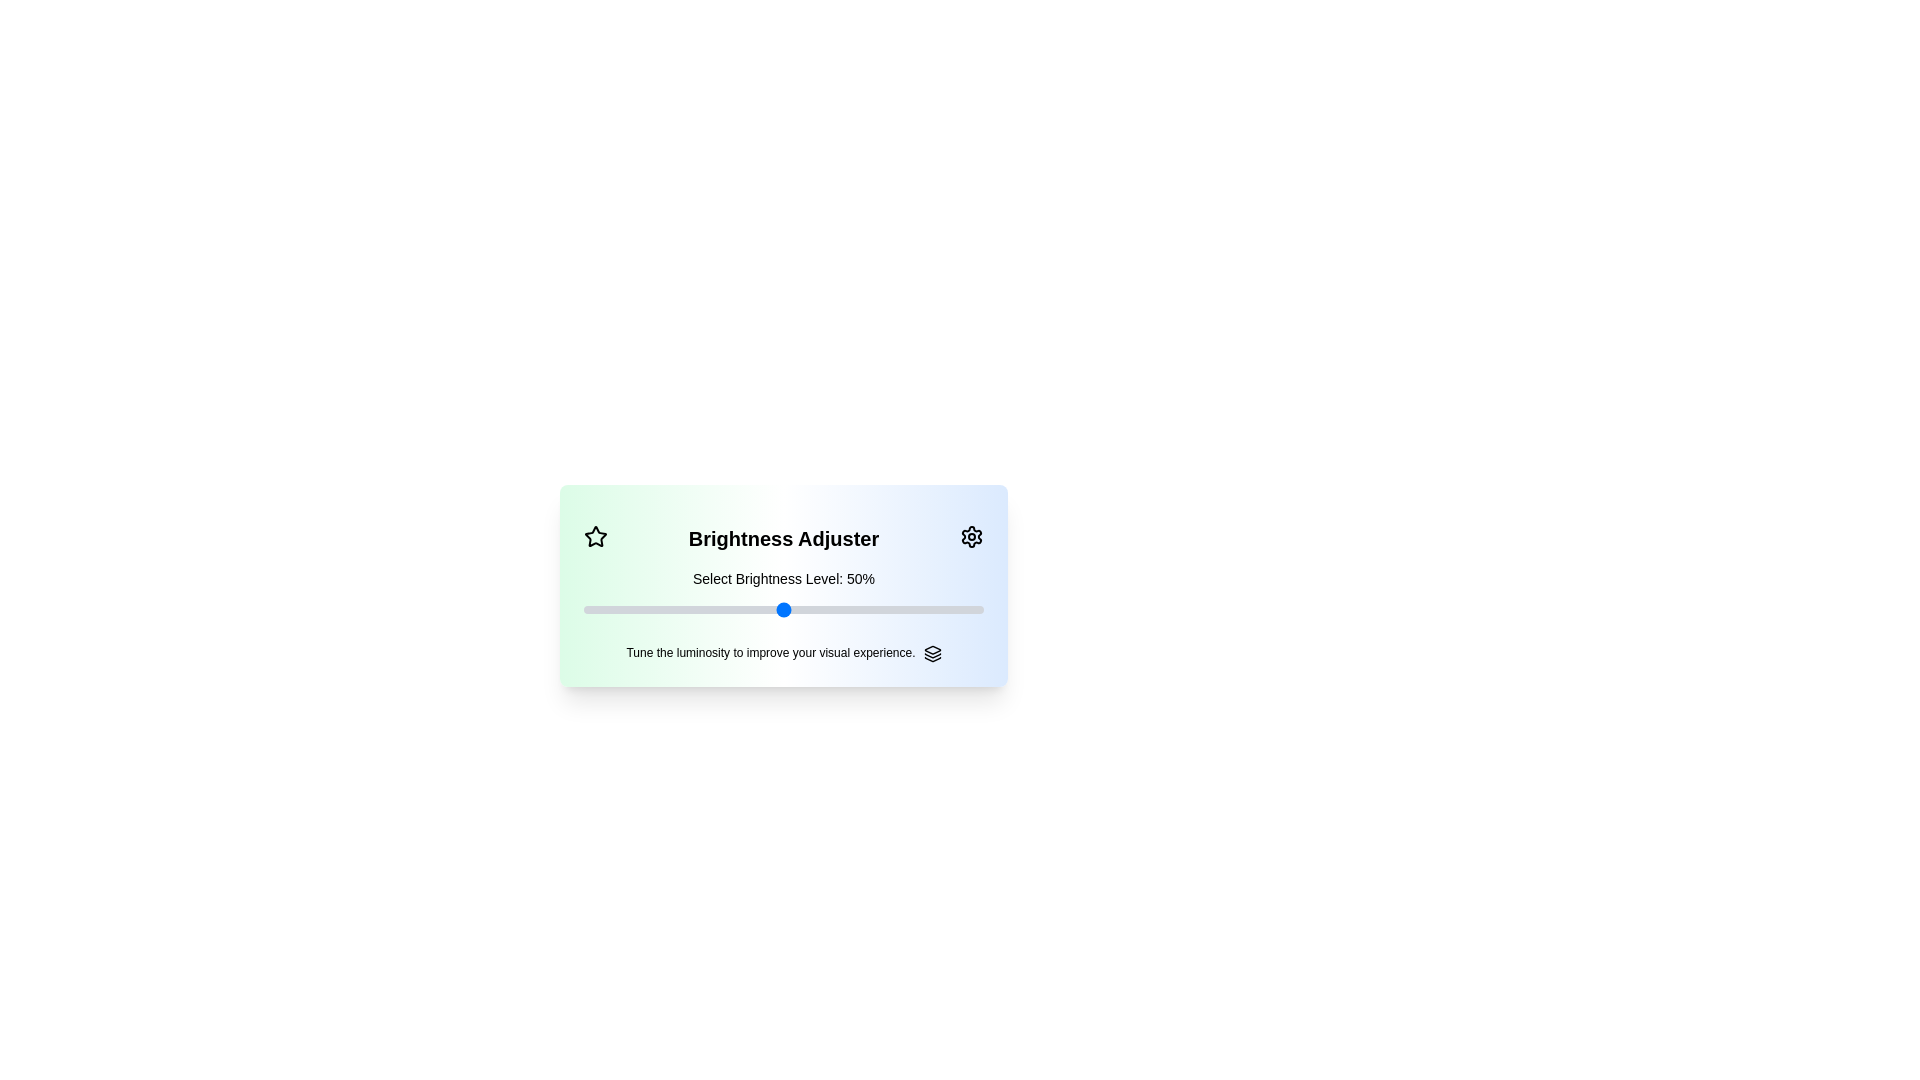 The image size is (1920, 1080). I want to click on the star icon to display its tooltip, so click(594, 535).